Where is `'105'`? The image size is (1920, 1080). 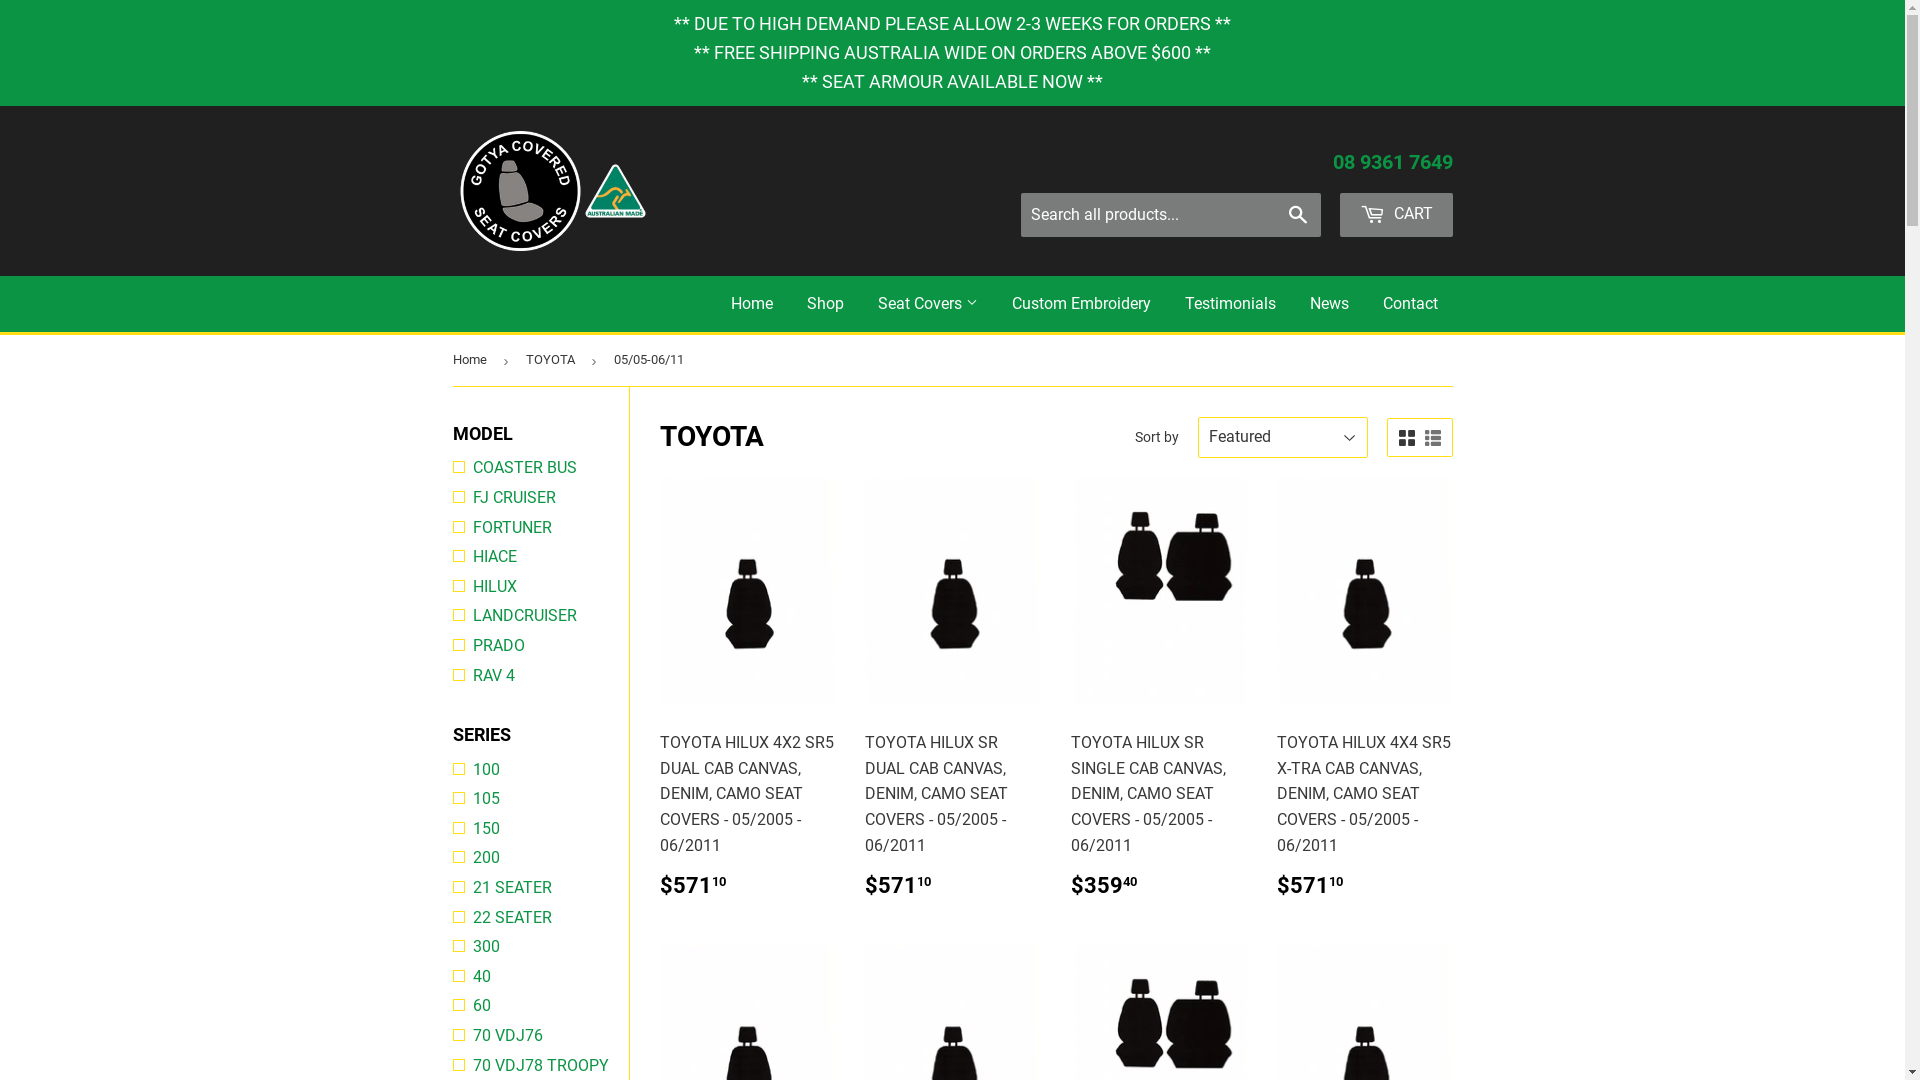 '105' is located at coordinates (539, 797).